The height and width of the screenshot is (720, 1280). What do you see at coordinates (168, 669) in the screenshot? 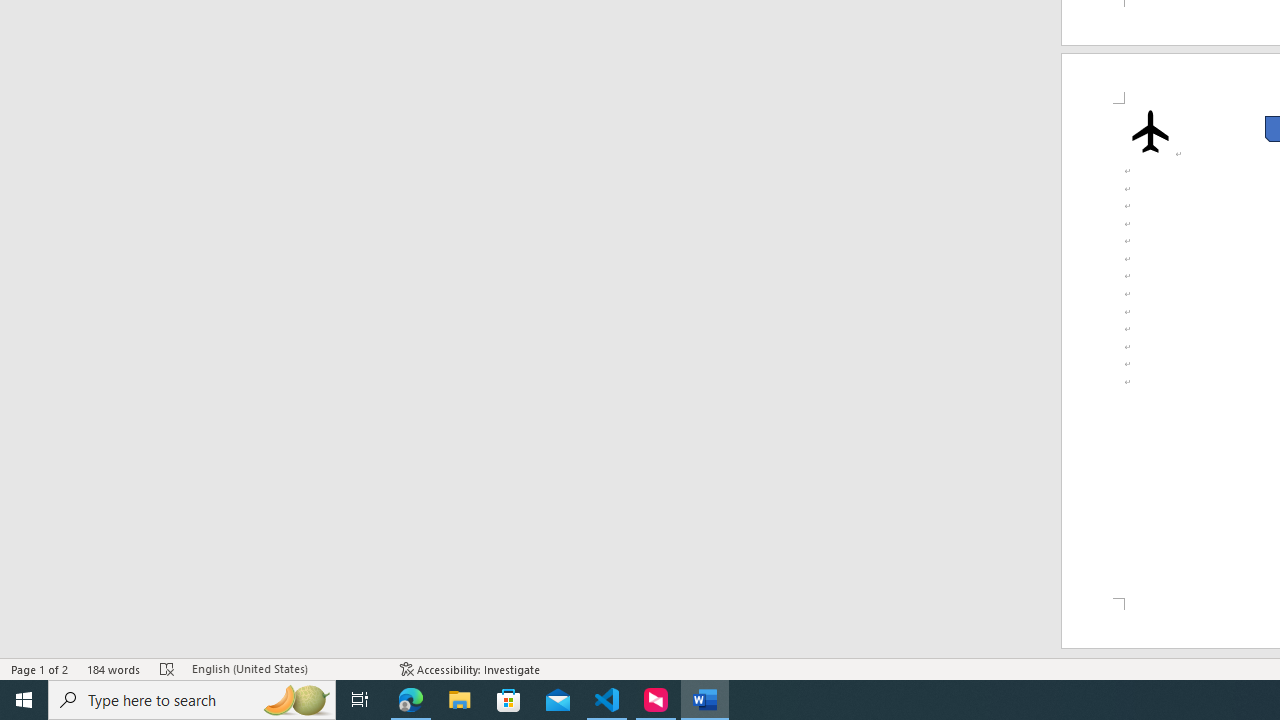
I see `'Spelling and Grammar Check Errors'` at bounding box center [168, 669].